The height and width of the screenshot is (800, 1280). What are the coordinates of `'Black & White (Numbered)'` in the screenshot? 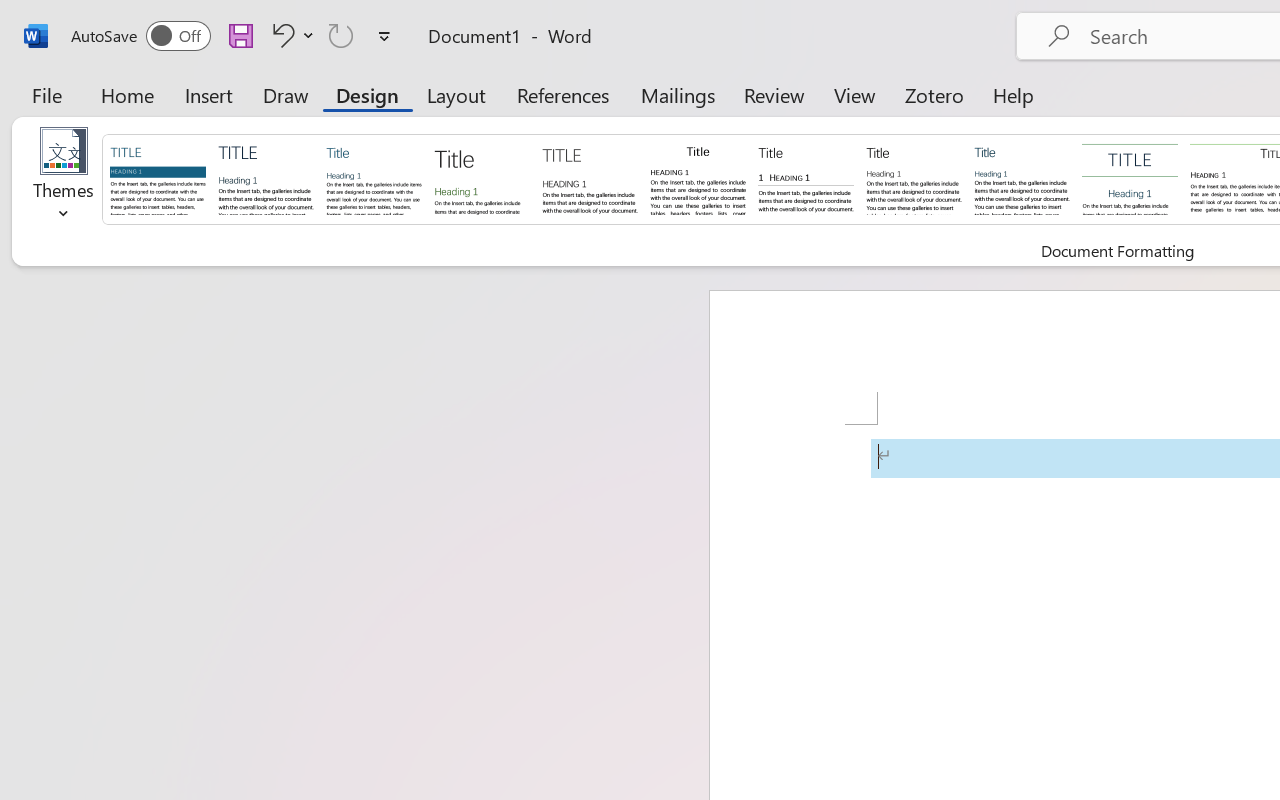 It's located at (806, 177).